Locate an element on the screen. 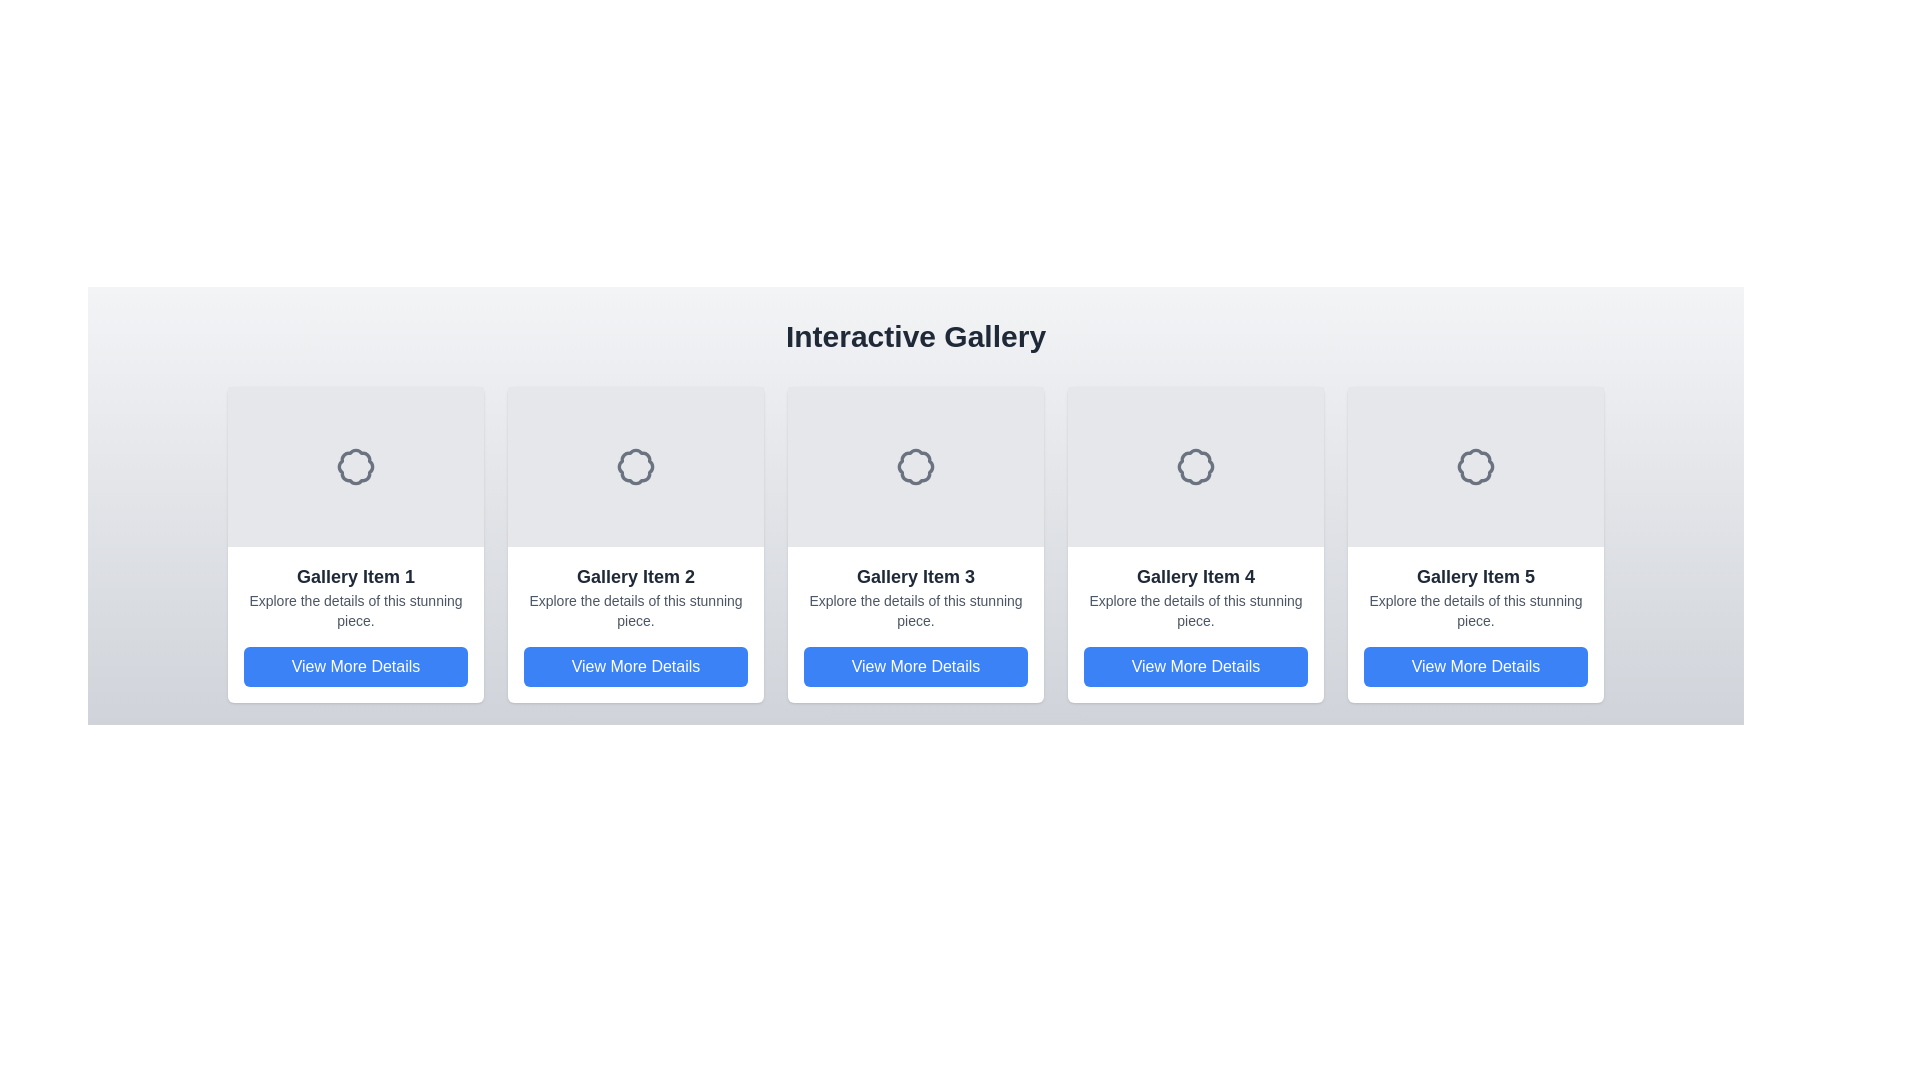 Image resolution: width=1920 pixels, height=1080 pixels. the 'View More Details' button on the gallery item display for 'Gallery Item 2', which is located near the center of the layout is located at coordinates (634, 623).